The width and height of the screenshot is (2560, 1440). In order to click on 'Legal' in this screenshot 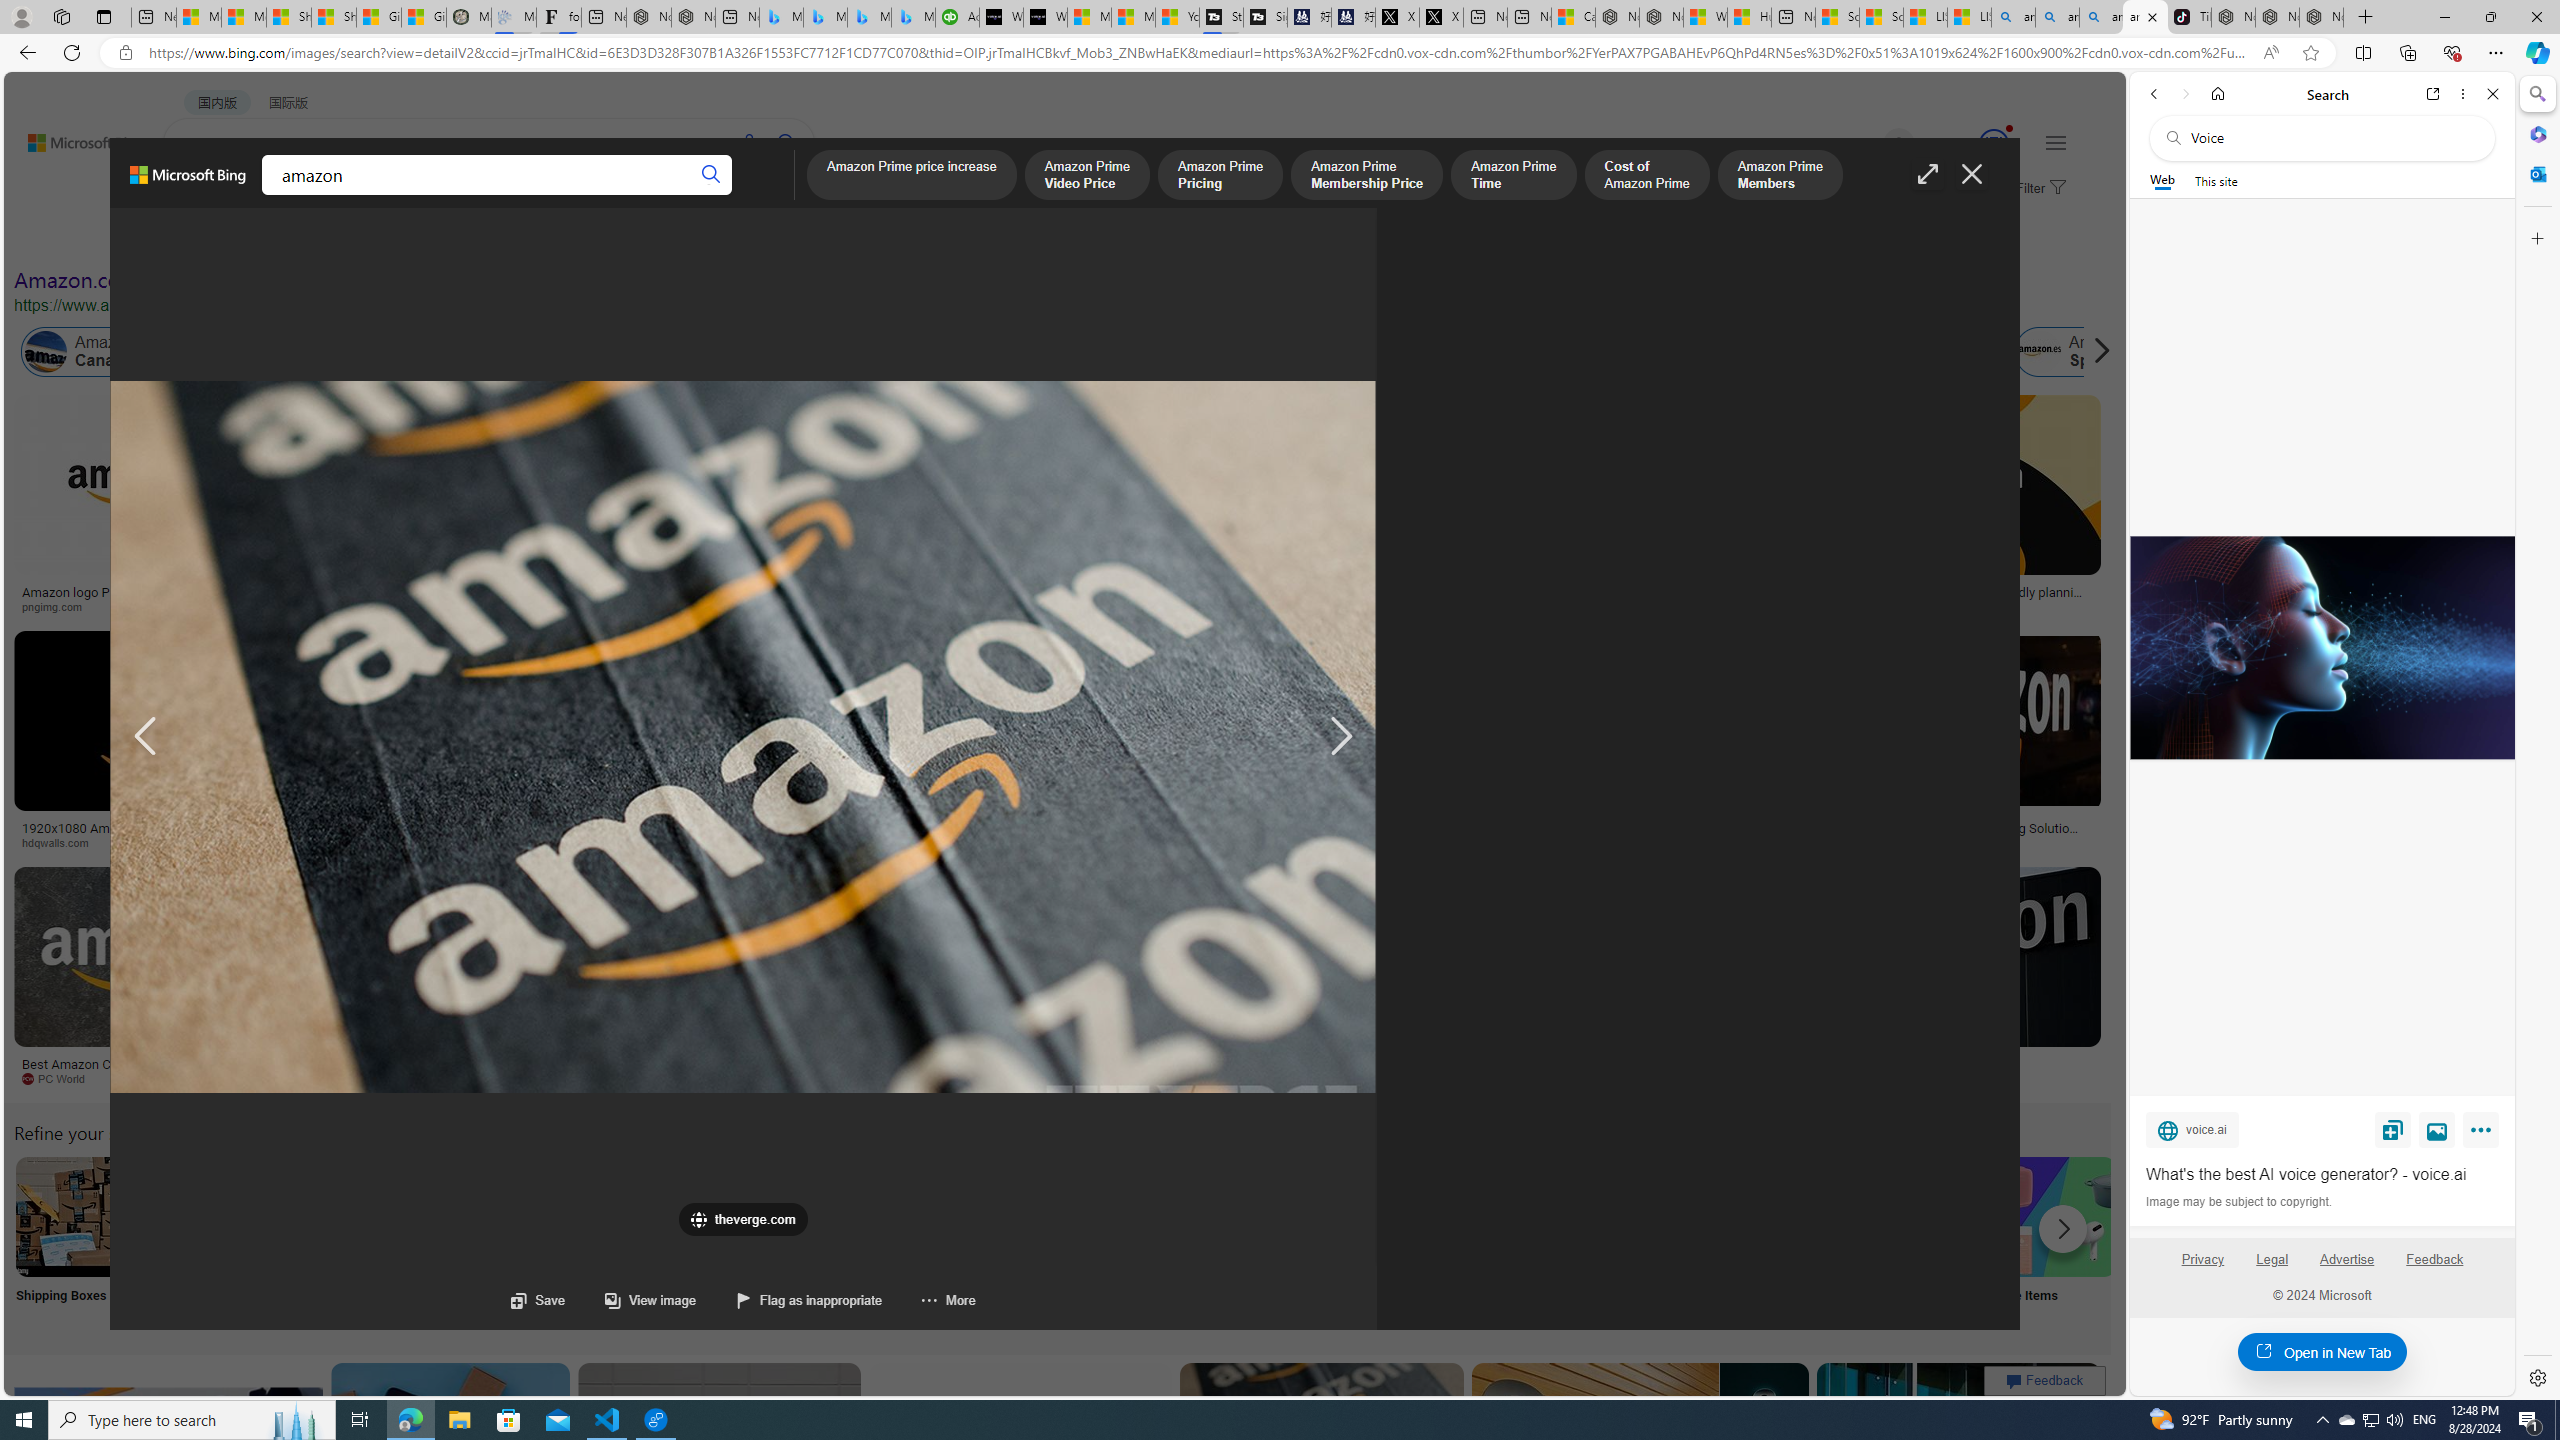, I will do `click(2271, 1259)`.